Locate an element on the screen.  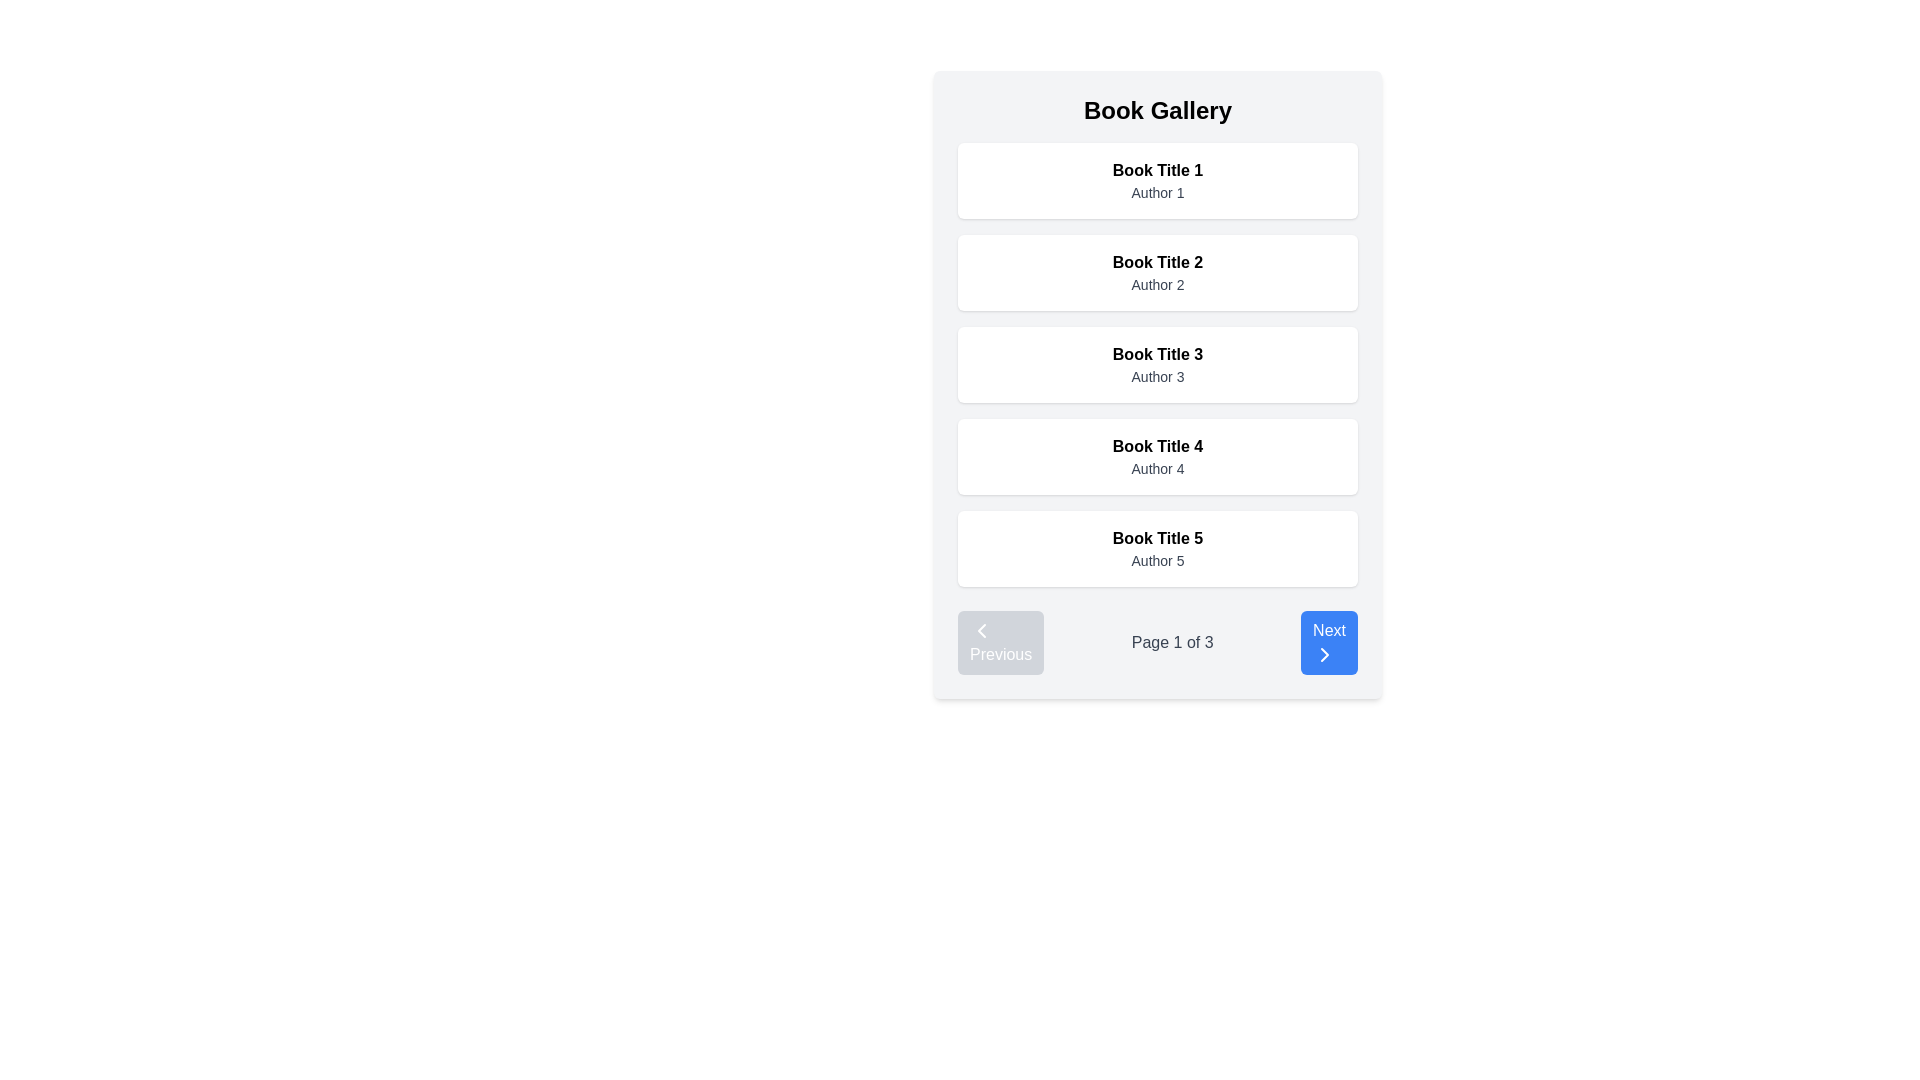
text of the Text Label displaying 'Book Title 2', which is centrally positioned in the second card of a vertical list of book entries, above 'Author 2' is located at coordinates (1157, 261).